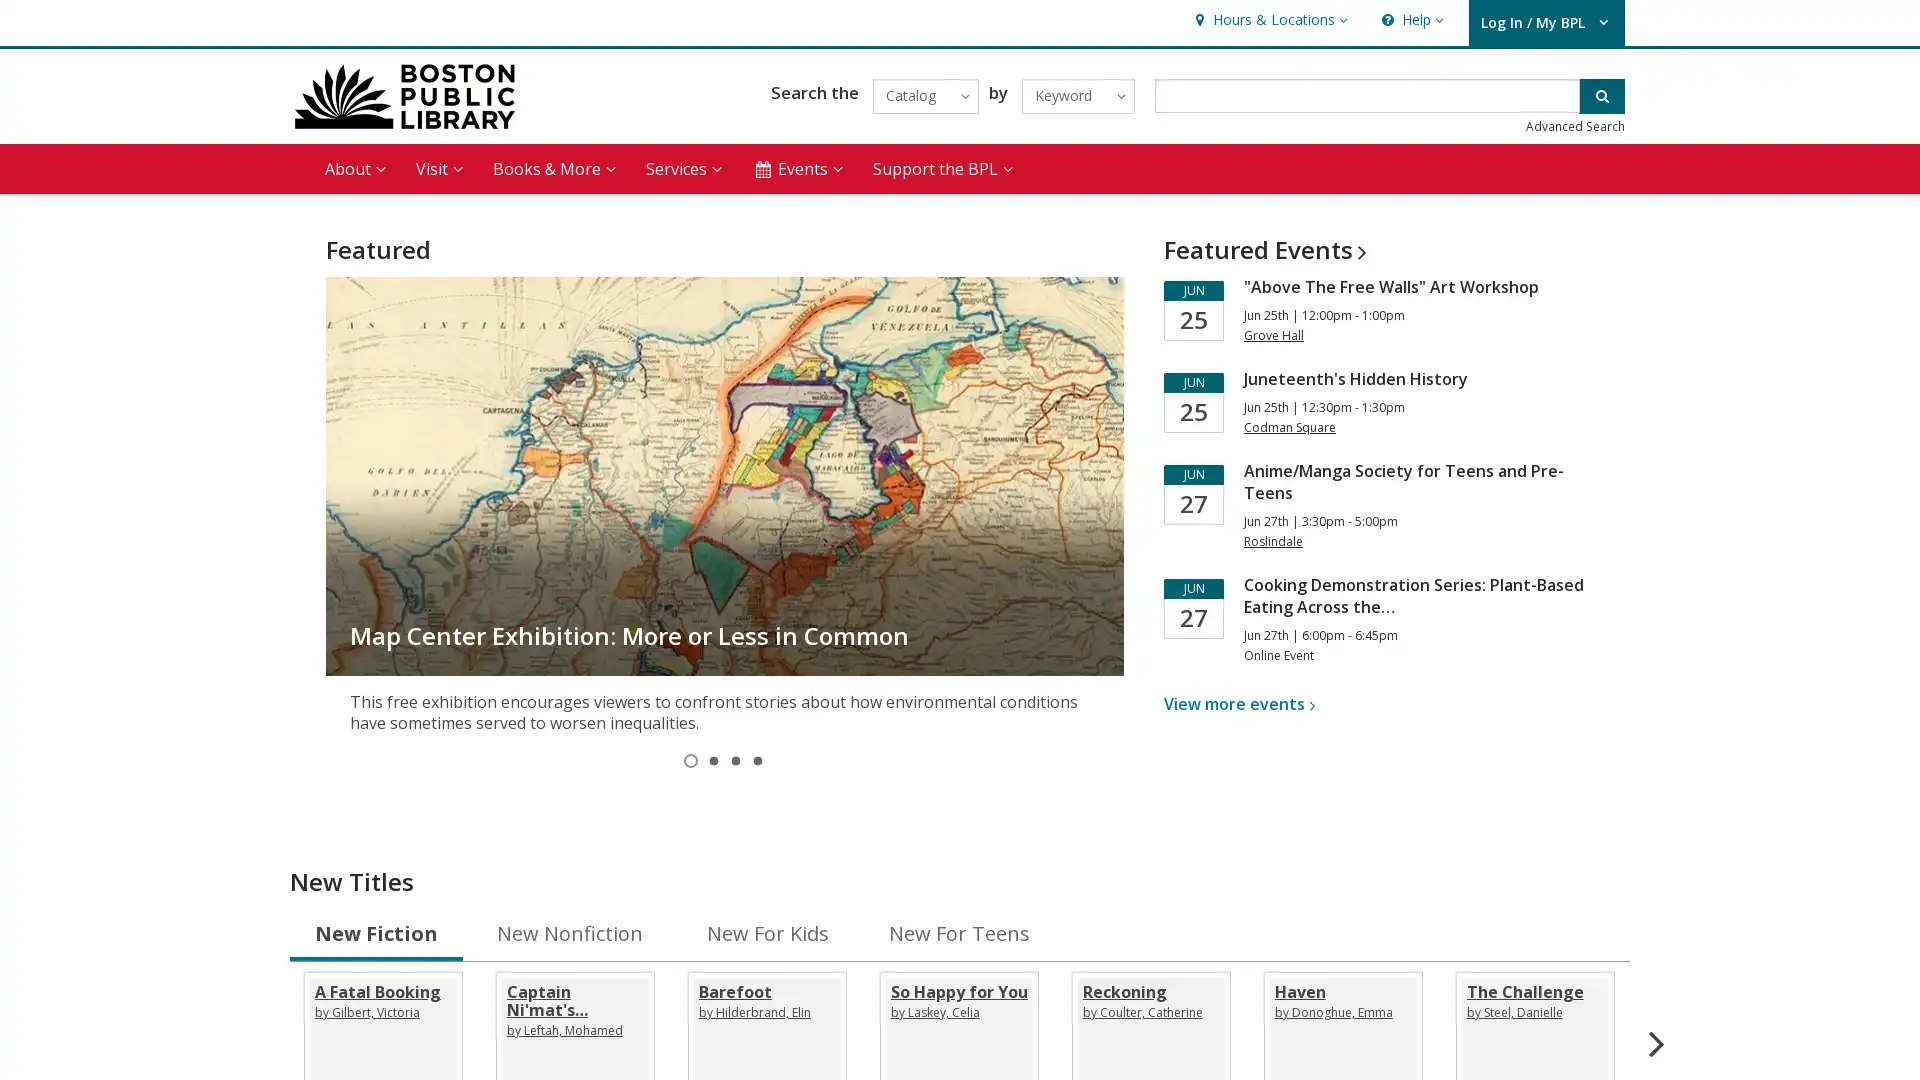 The image size is (1920, 1080). What do you see at coordinates (924, 95) in the screenshot?
I see `Catalog` at bounding box center [924, 95].